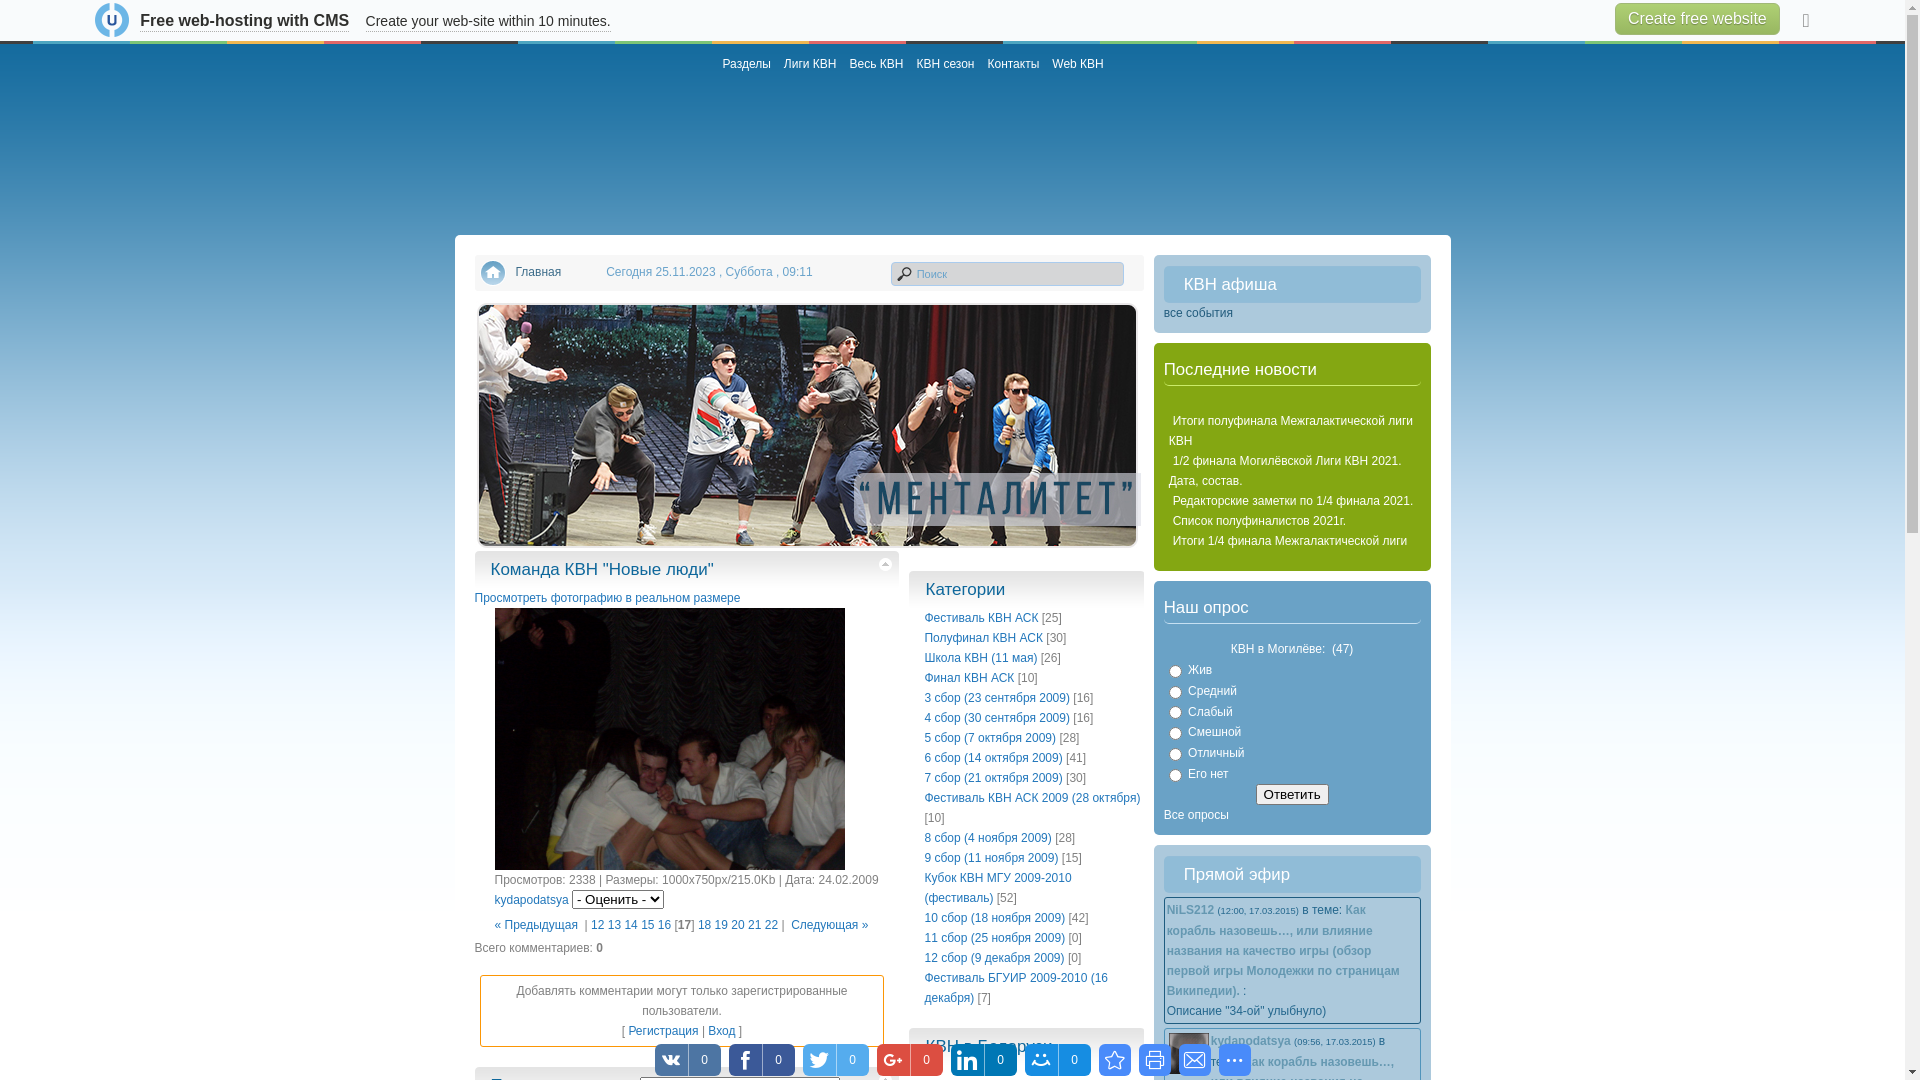 This screenshot has height=1080, width=1920. I want to click on '21', so click(753, 925).